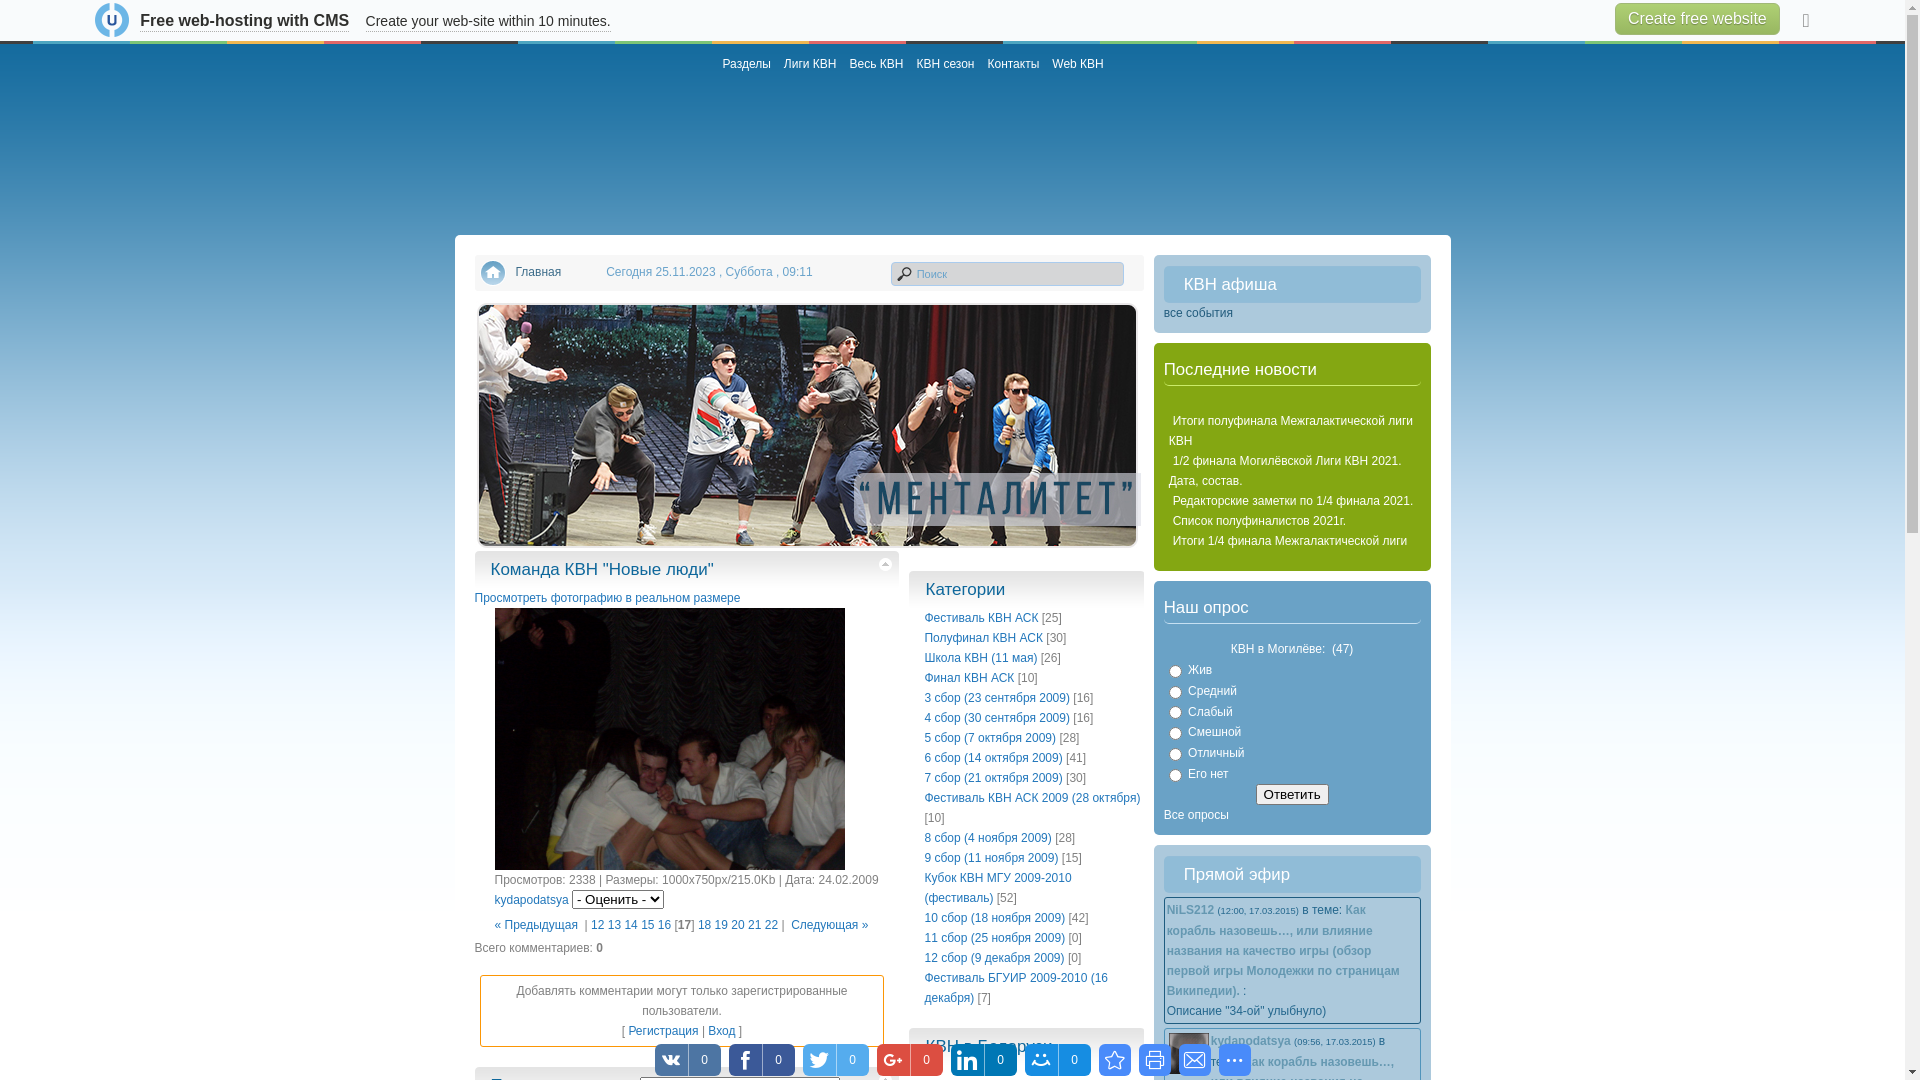 This screenshot has height=1080, width=1920. I want to click on '21', so click(753, 925).